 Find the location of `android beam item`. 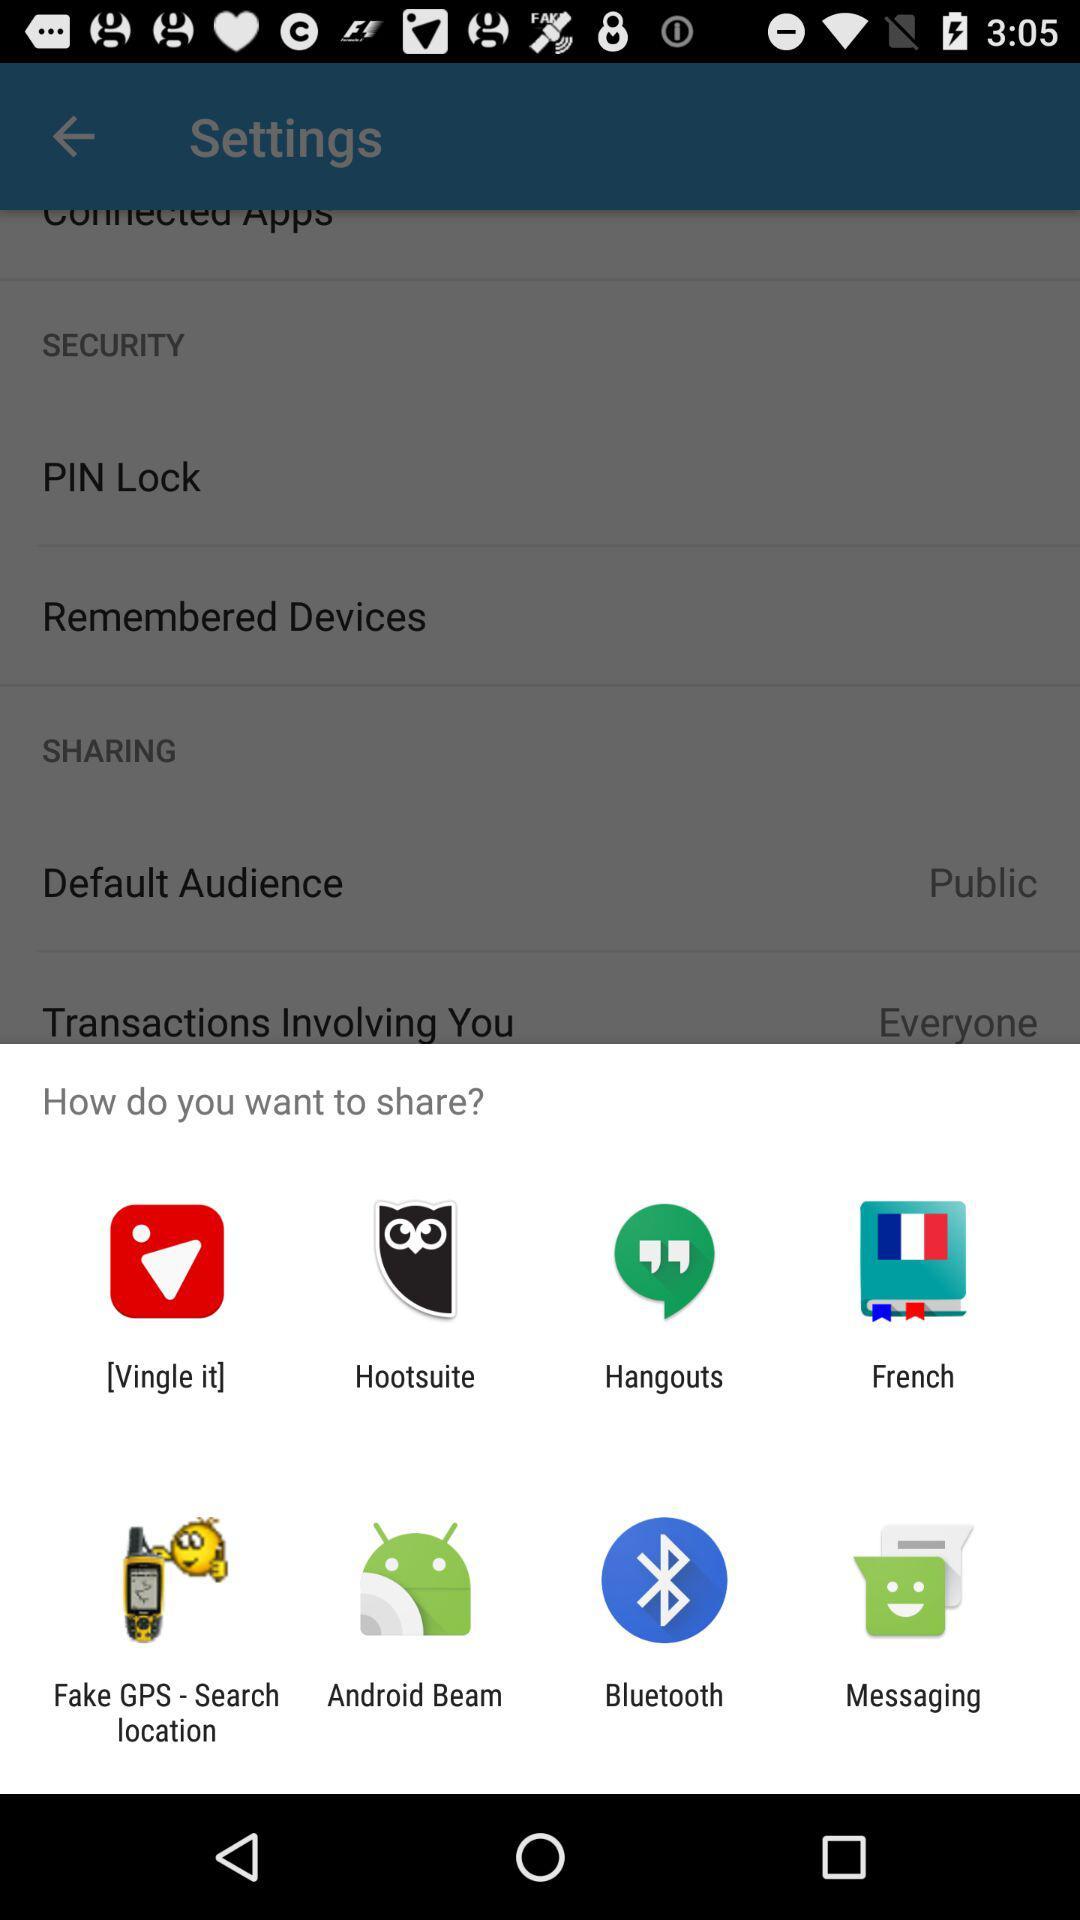

android beam item is located at coordinates (414, 1711).